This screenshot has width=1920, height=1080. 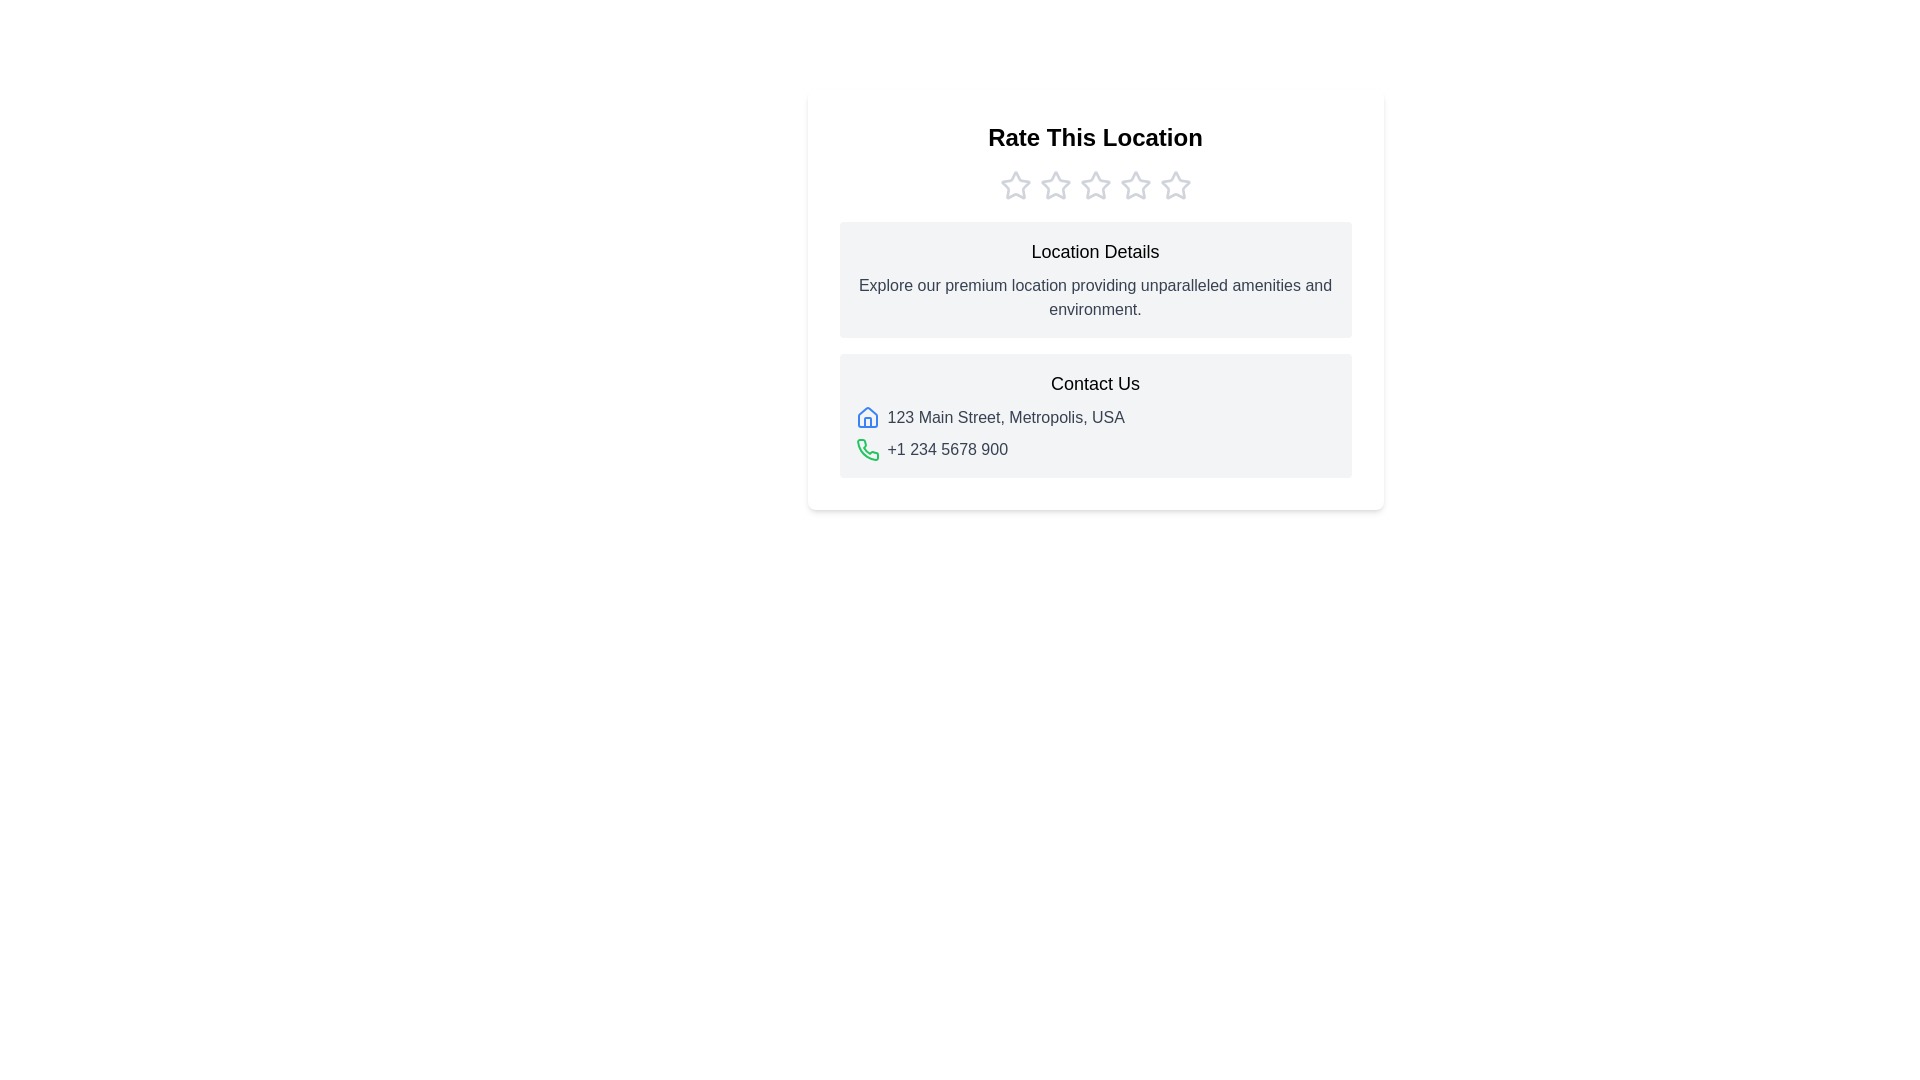 What do you see at coordinates (1175, 185) in the screenshot?
I see `the sixth star icon for accessibility navigation in the 'Rate This Location' feature` at bounding box center [1175, 185].